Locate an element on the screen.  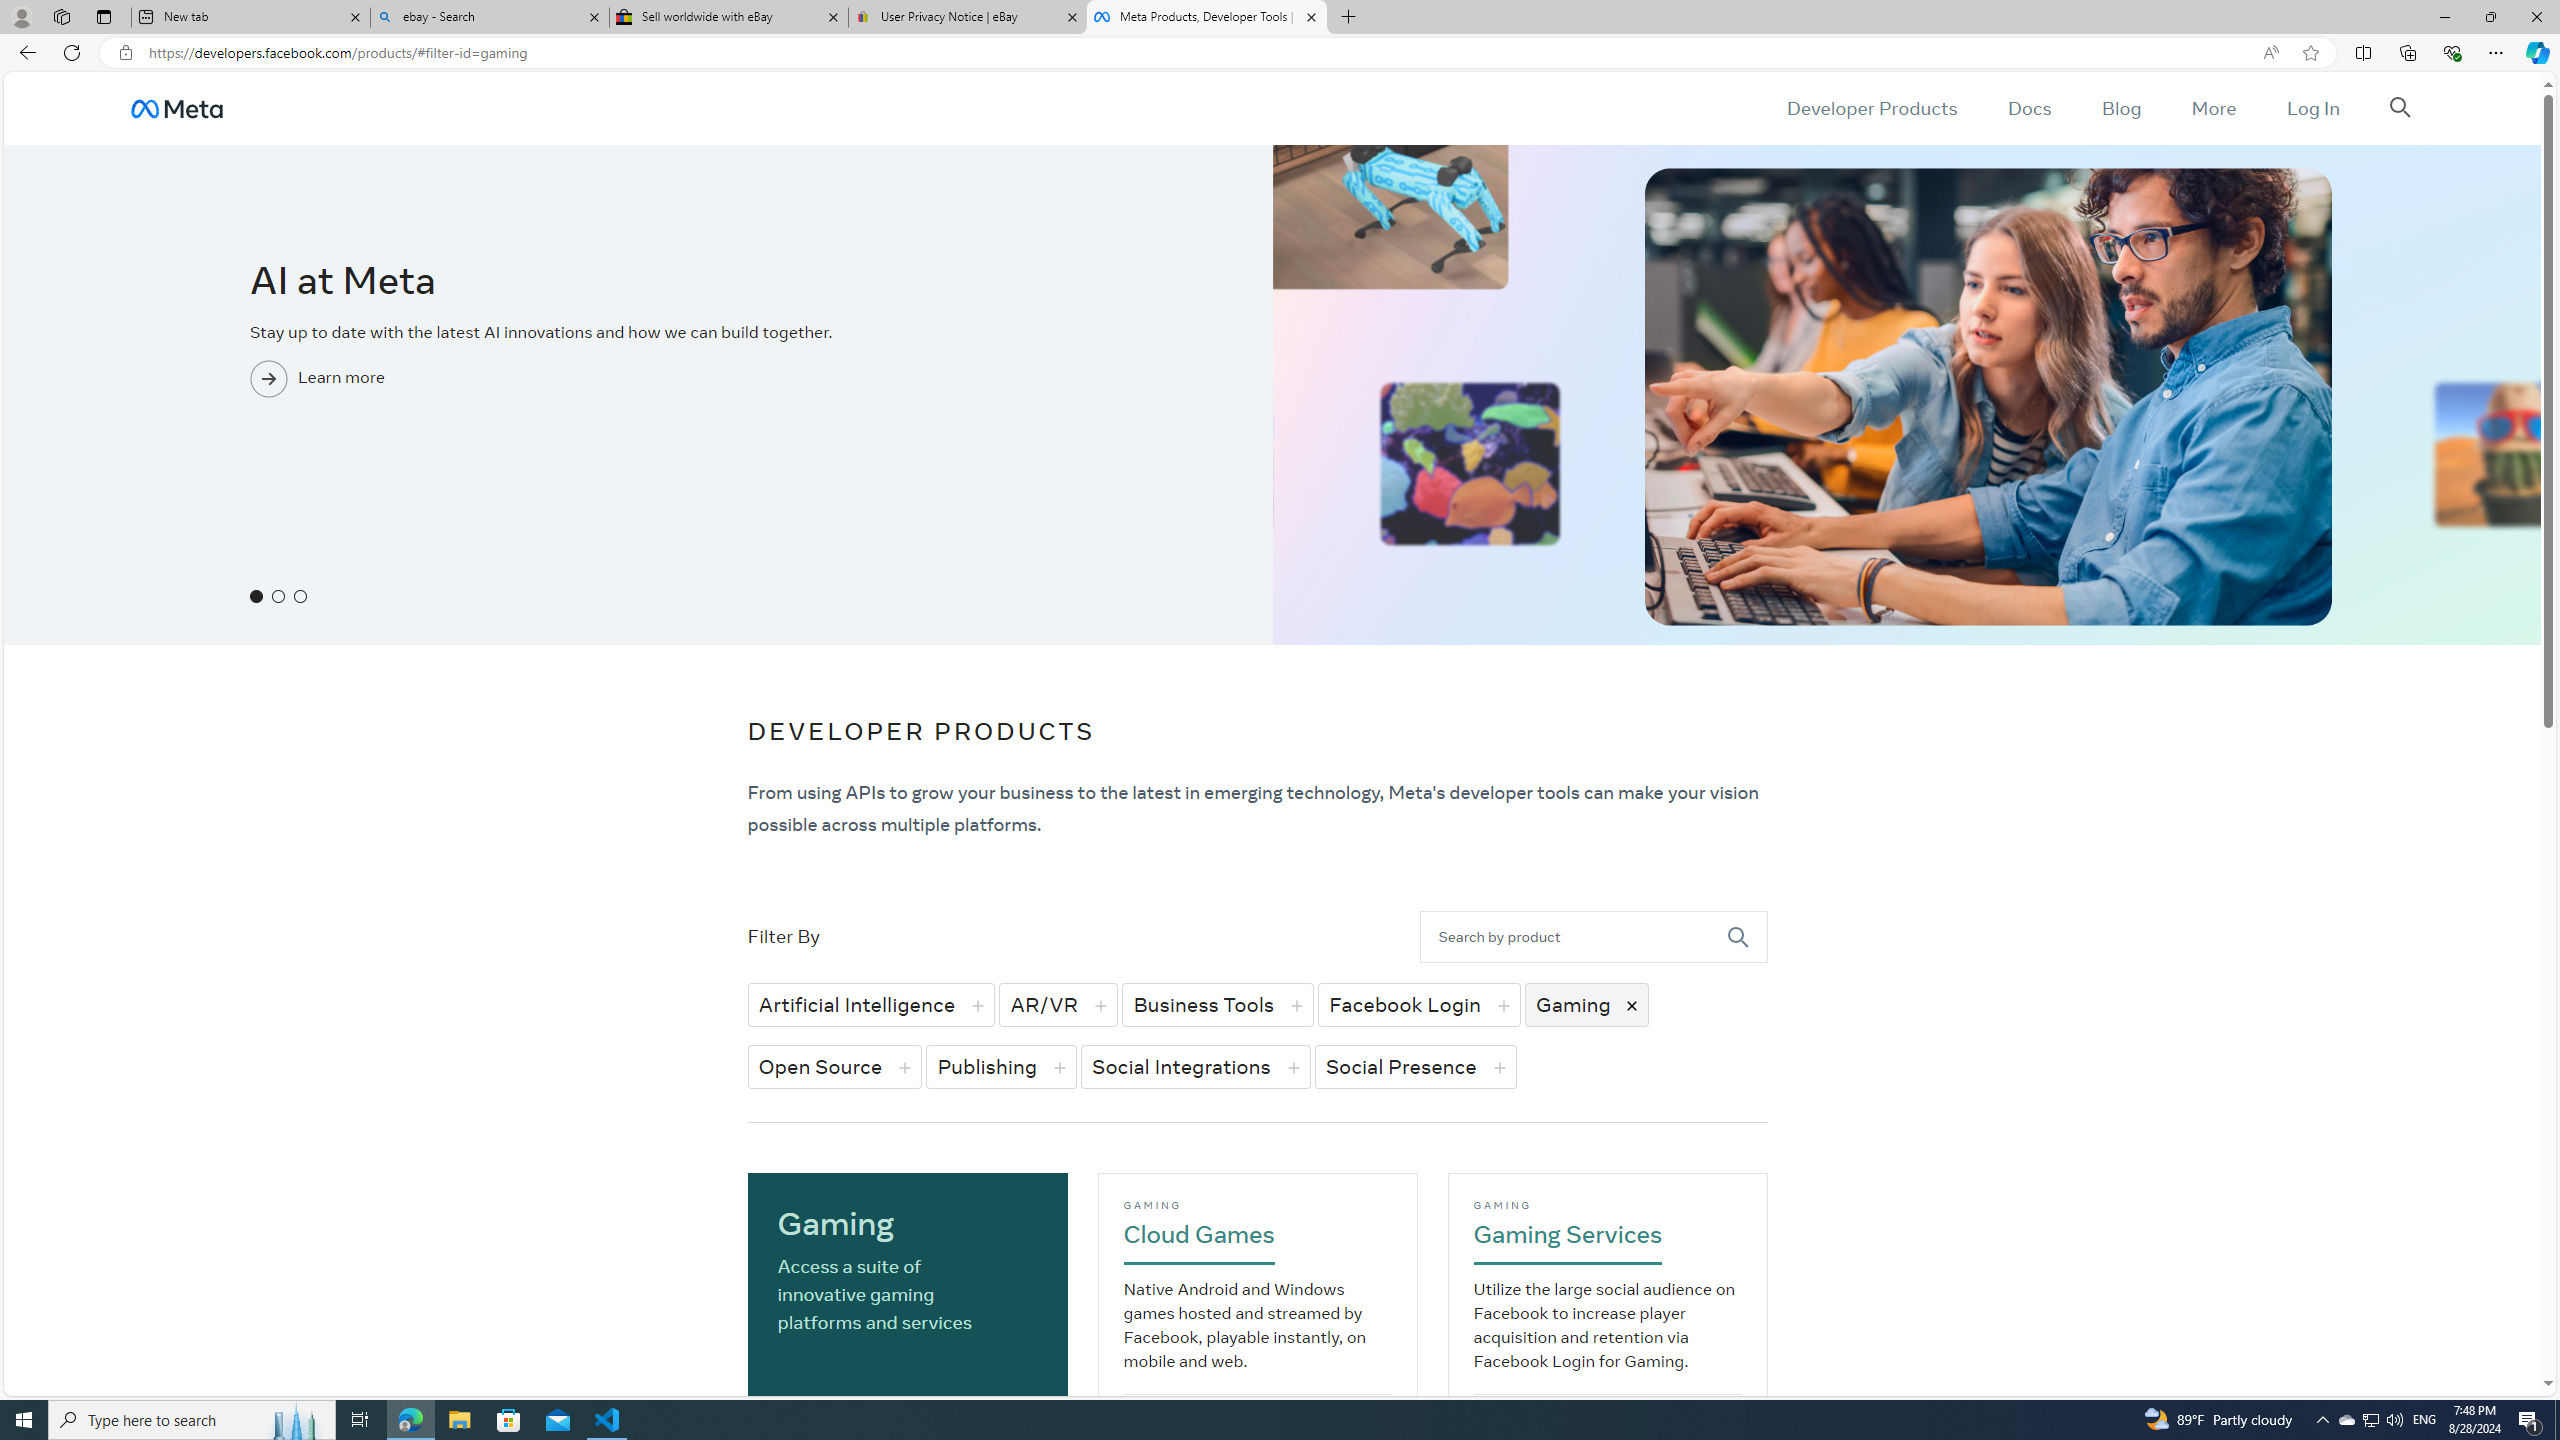
'Search by product' is located at coordinates (1573, 935).